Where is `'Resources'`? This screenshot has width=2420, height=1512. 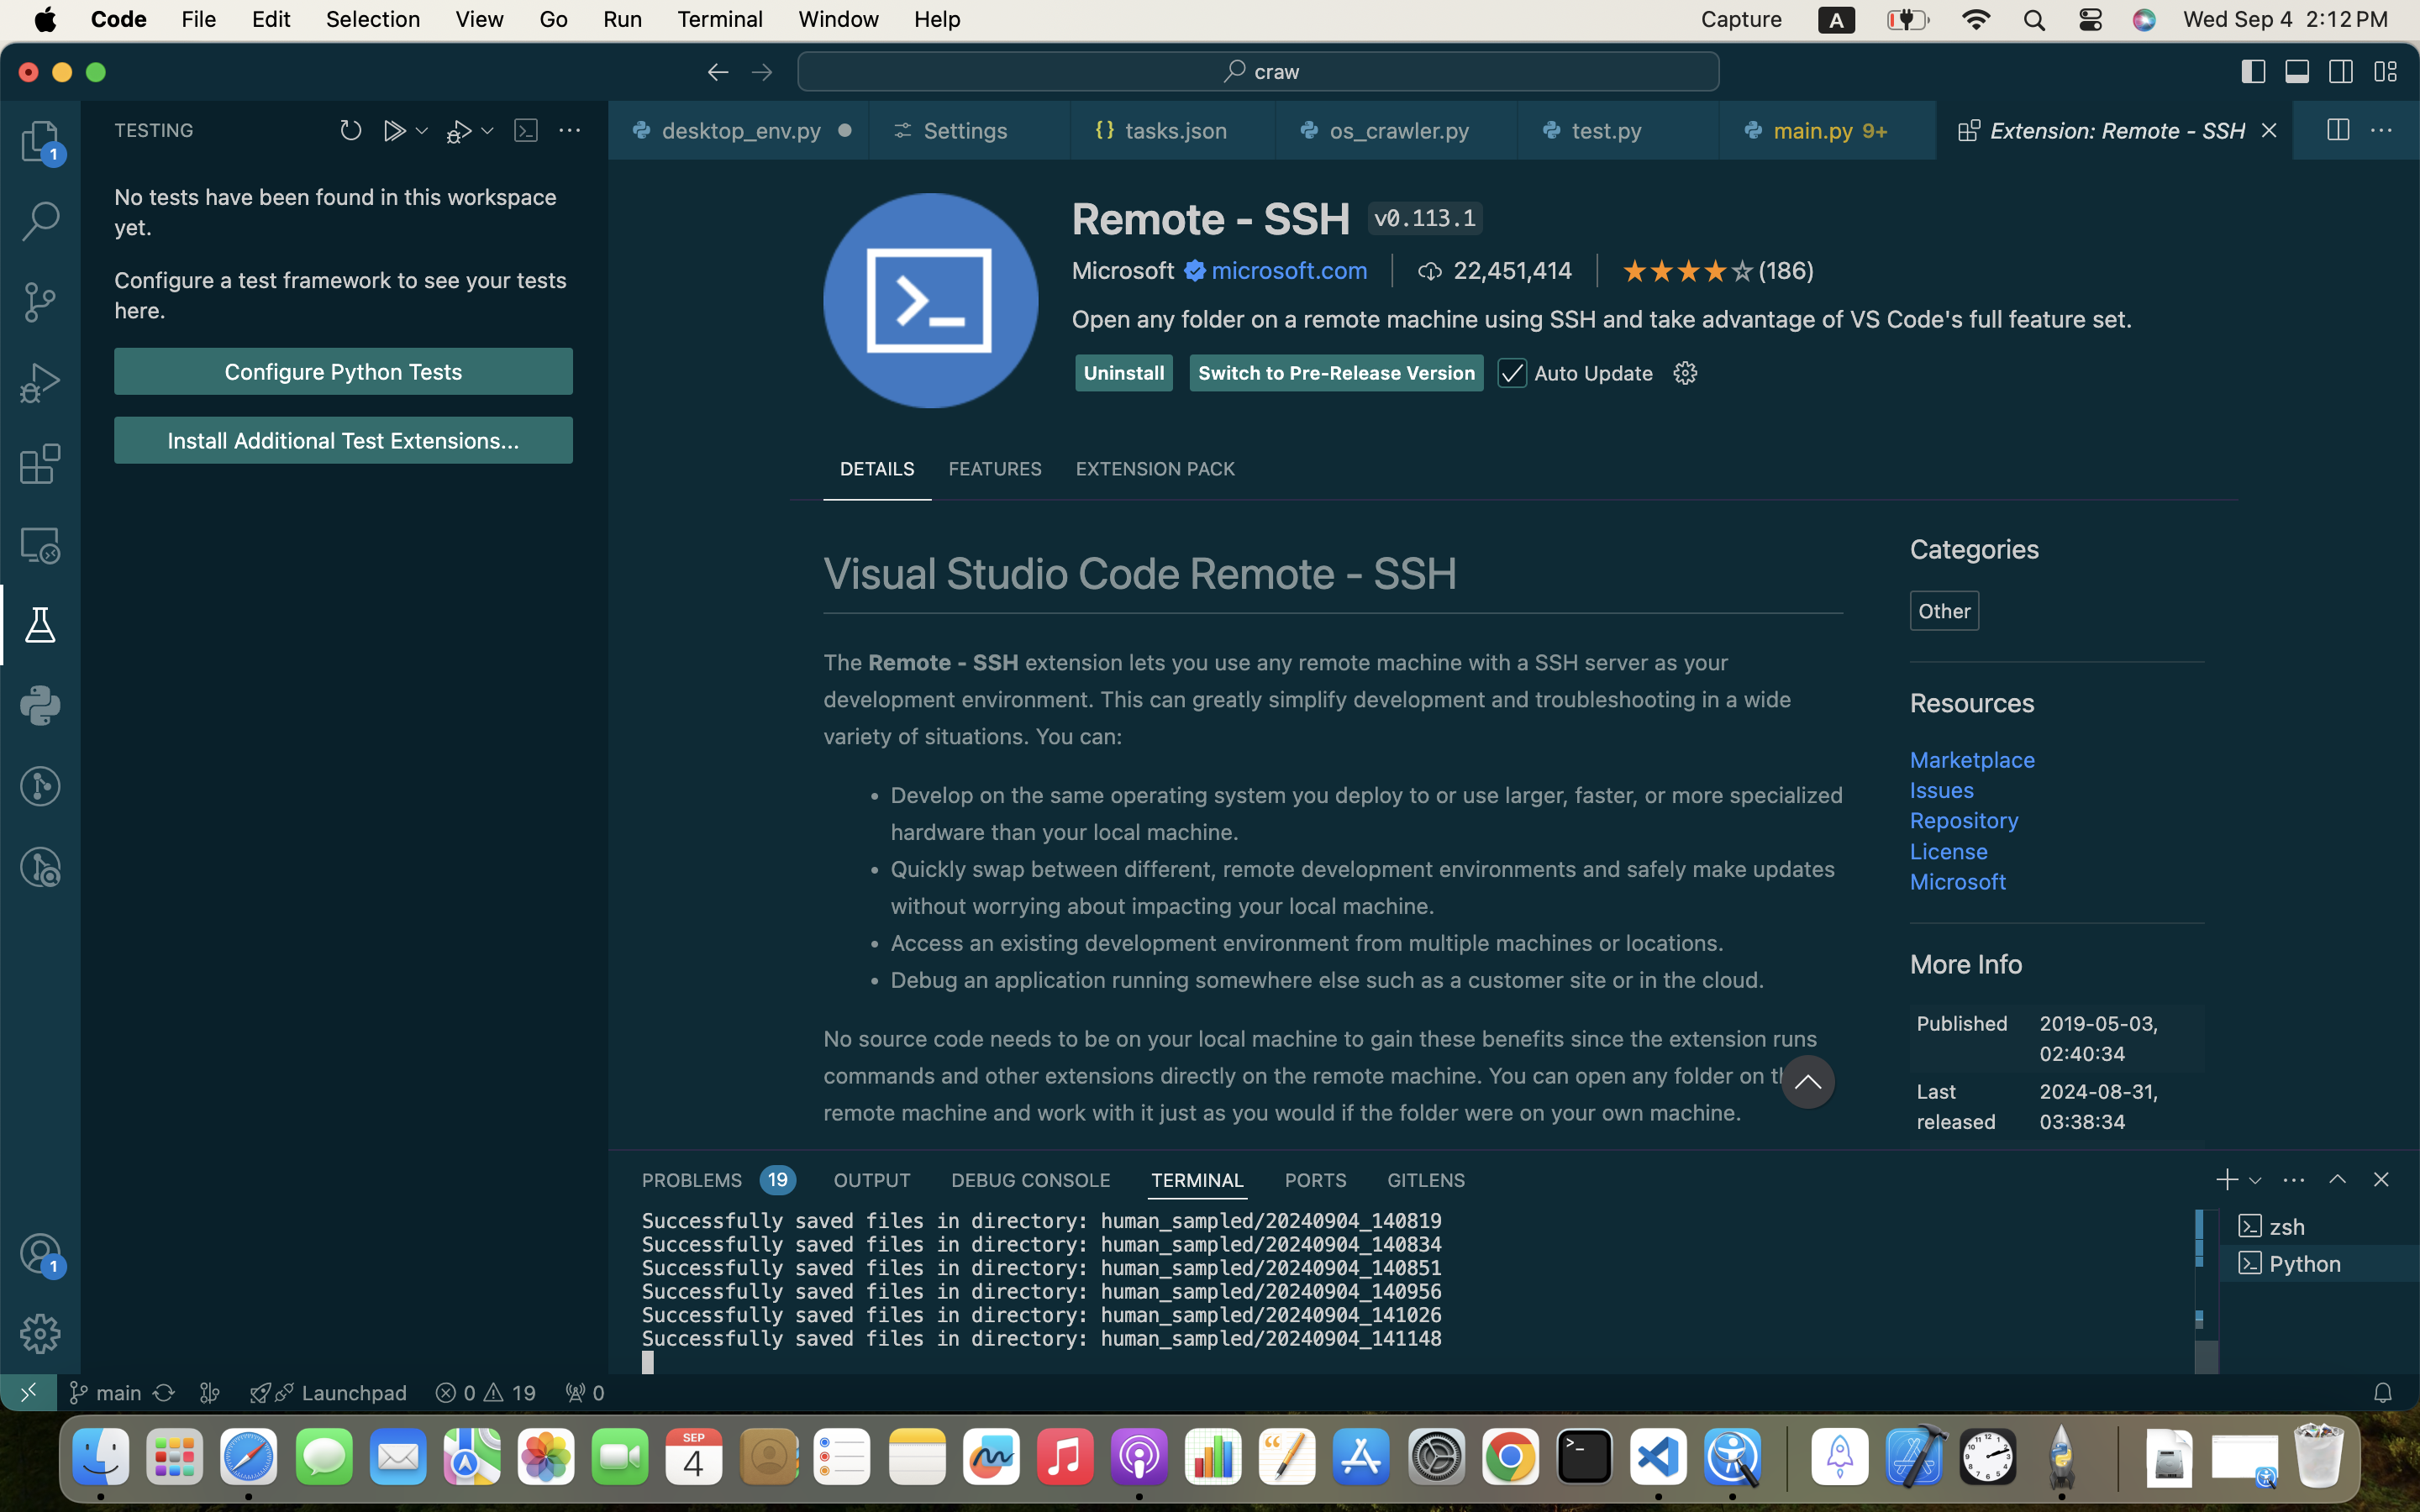 'Resources' is located at coordinates (1972, 702).